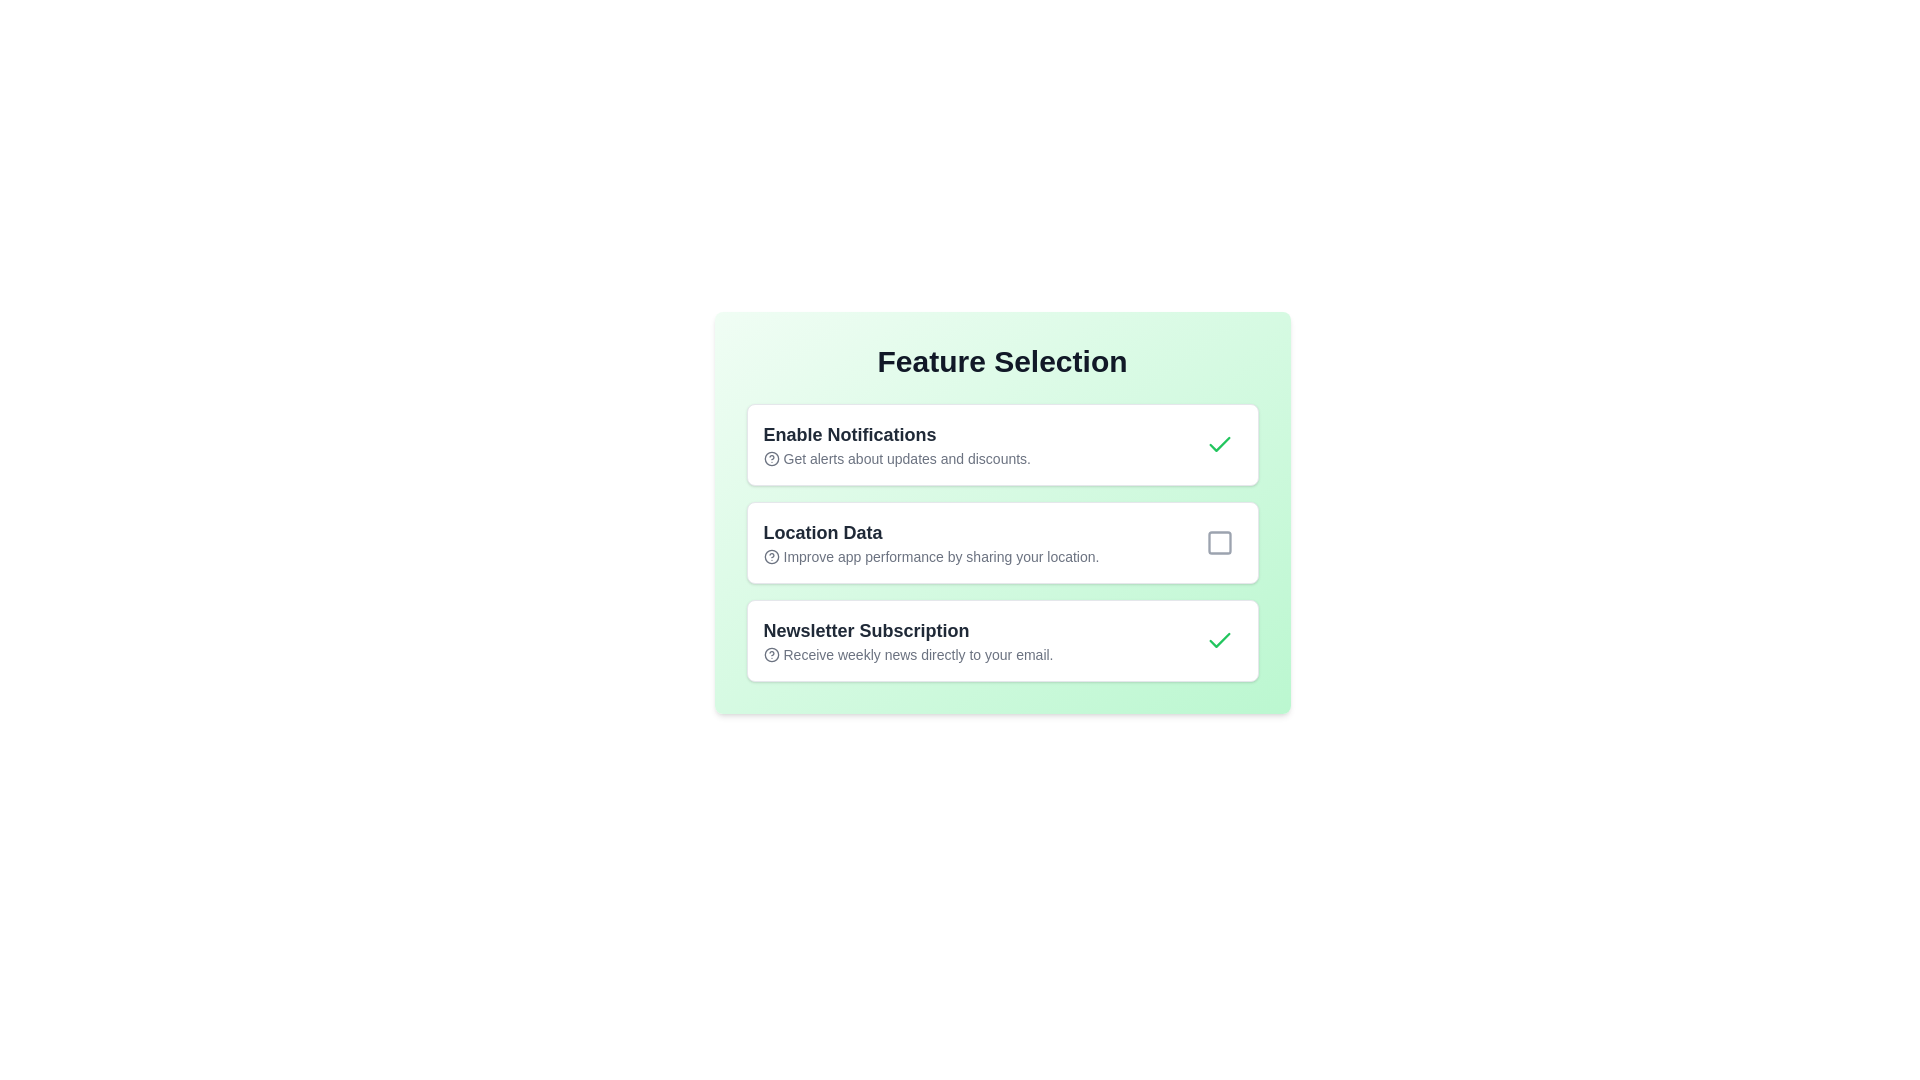  Describe the element at coordinates (907, 631) in the screenshot. I see `the text label displaying 'Newsletter Subscription', which is styled in bold and dark gray, positioned prominently as a heading above the subscription feature description` at that location.